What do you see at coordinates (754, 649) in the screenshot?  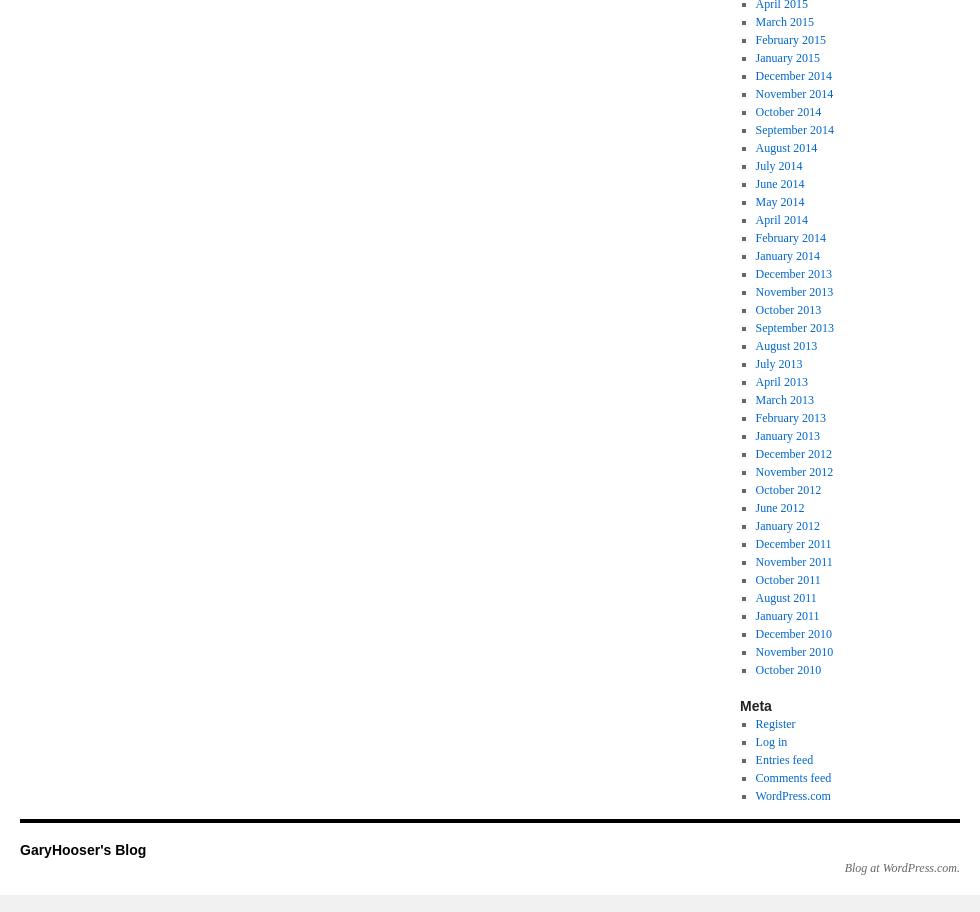 I see `'November 2010'` at bounding box center [754, 649].